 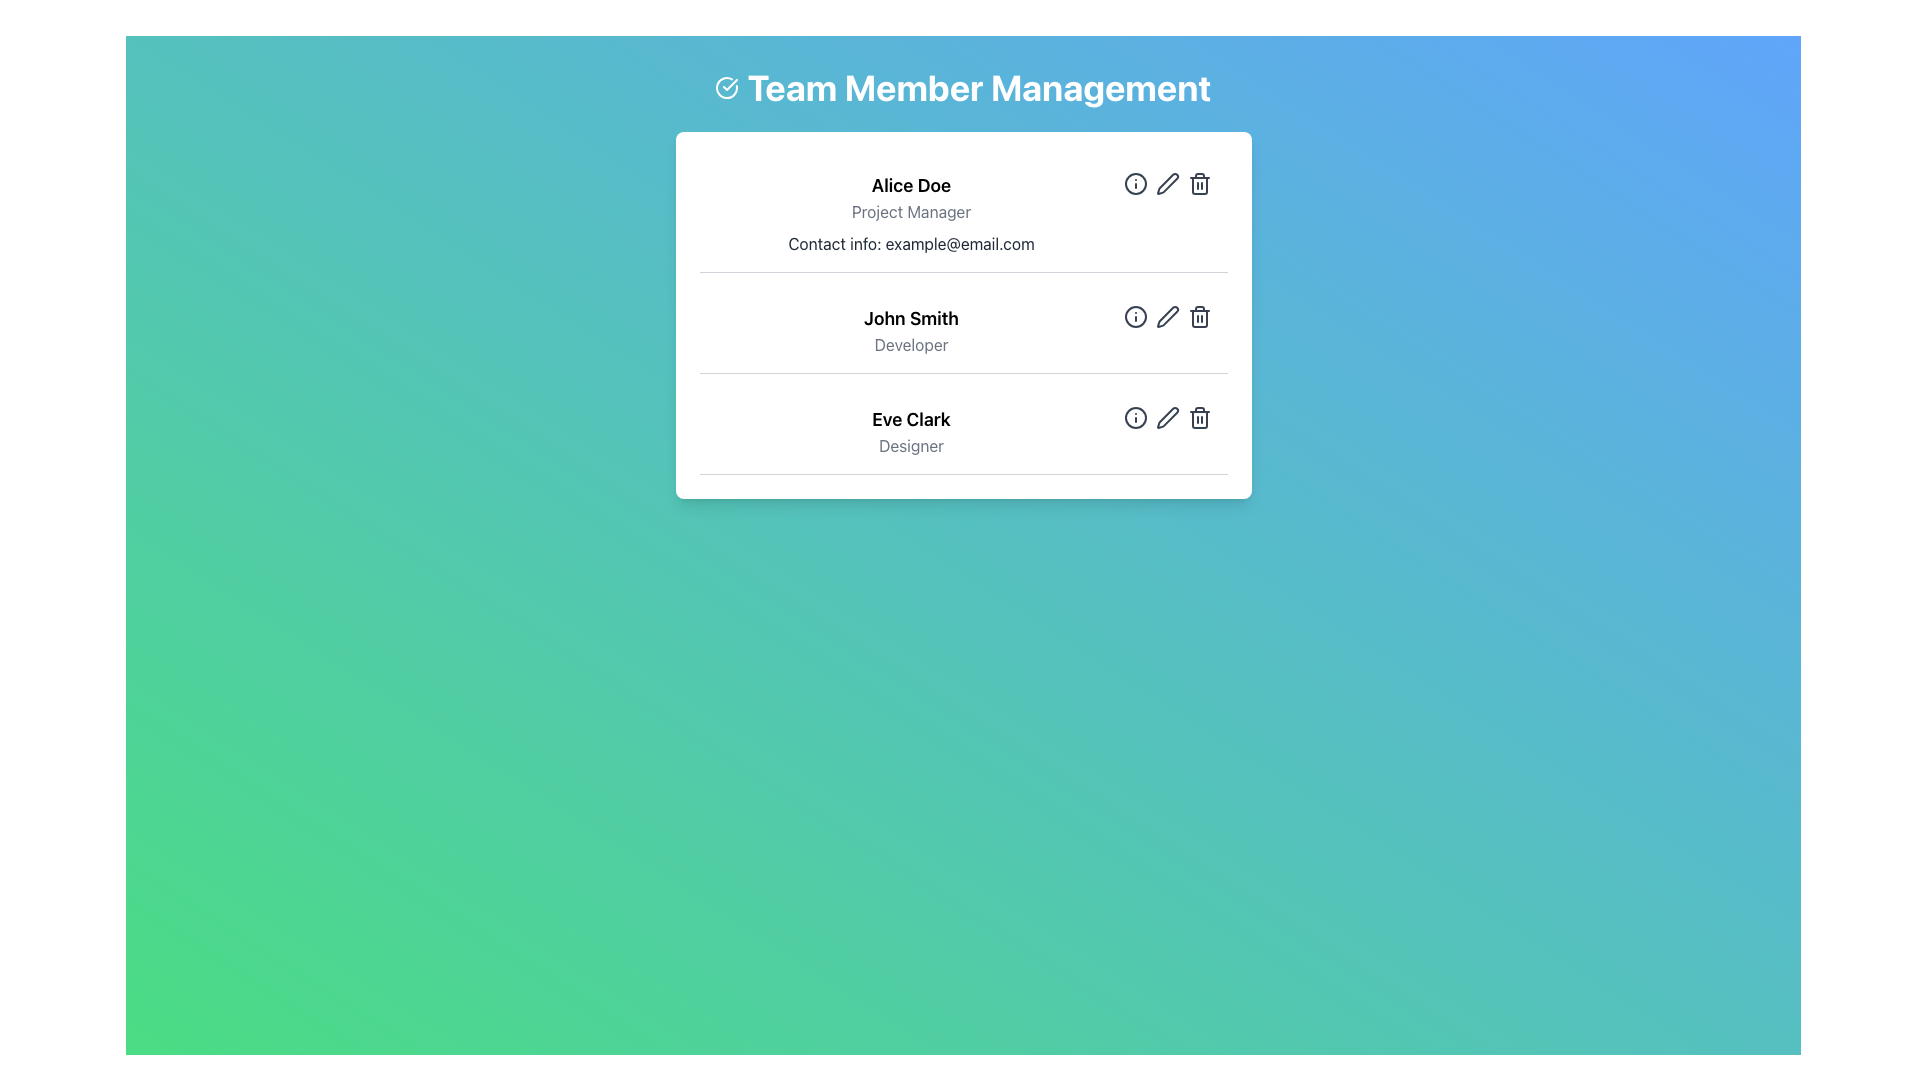 I want to click on static text label displaying the word 'Developer', which is positioned directly beneath the name 'John Smith' in the list of team members, so click(x=910, y=343).